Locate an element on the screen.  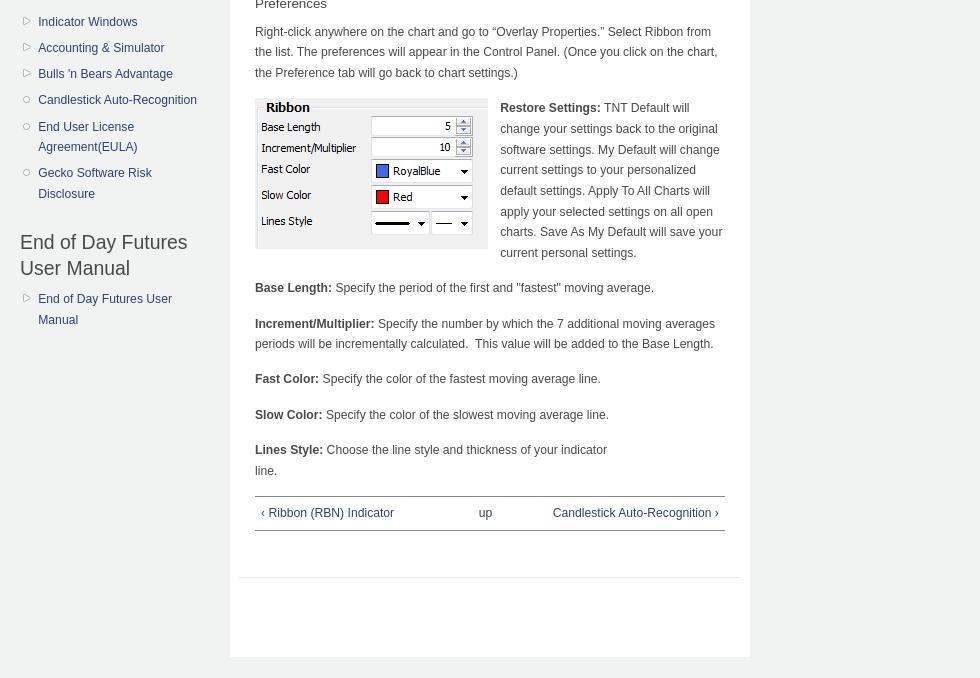
'Candlestick Auto-Recognition ›' is located at coordinates (552, 512).